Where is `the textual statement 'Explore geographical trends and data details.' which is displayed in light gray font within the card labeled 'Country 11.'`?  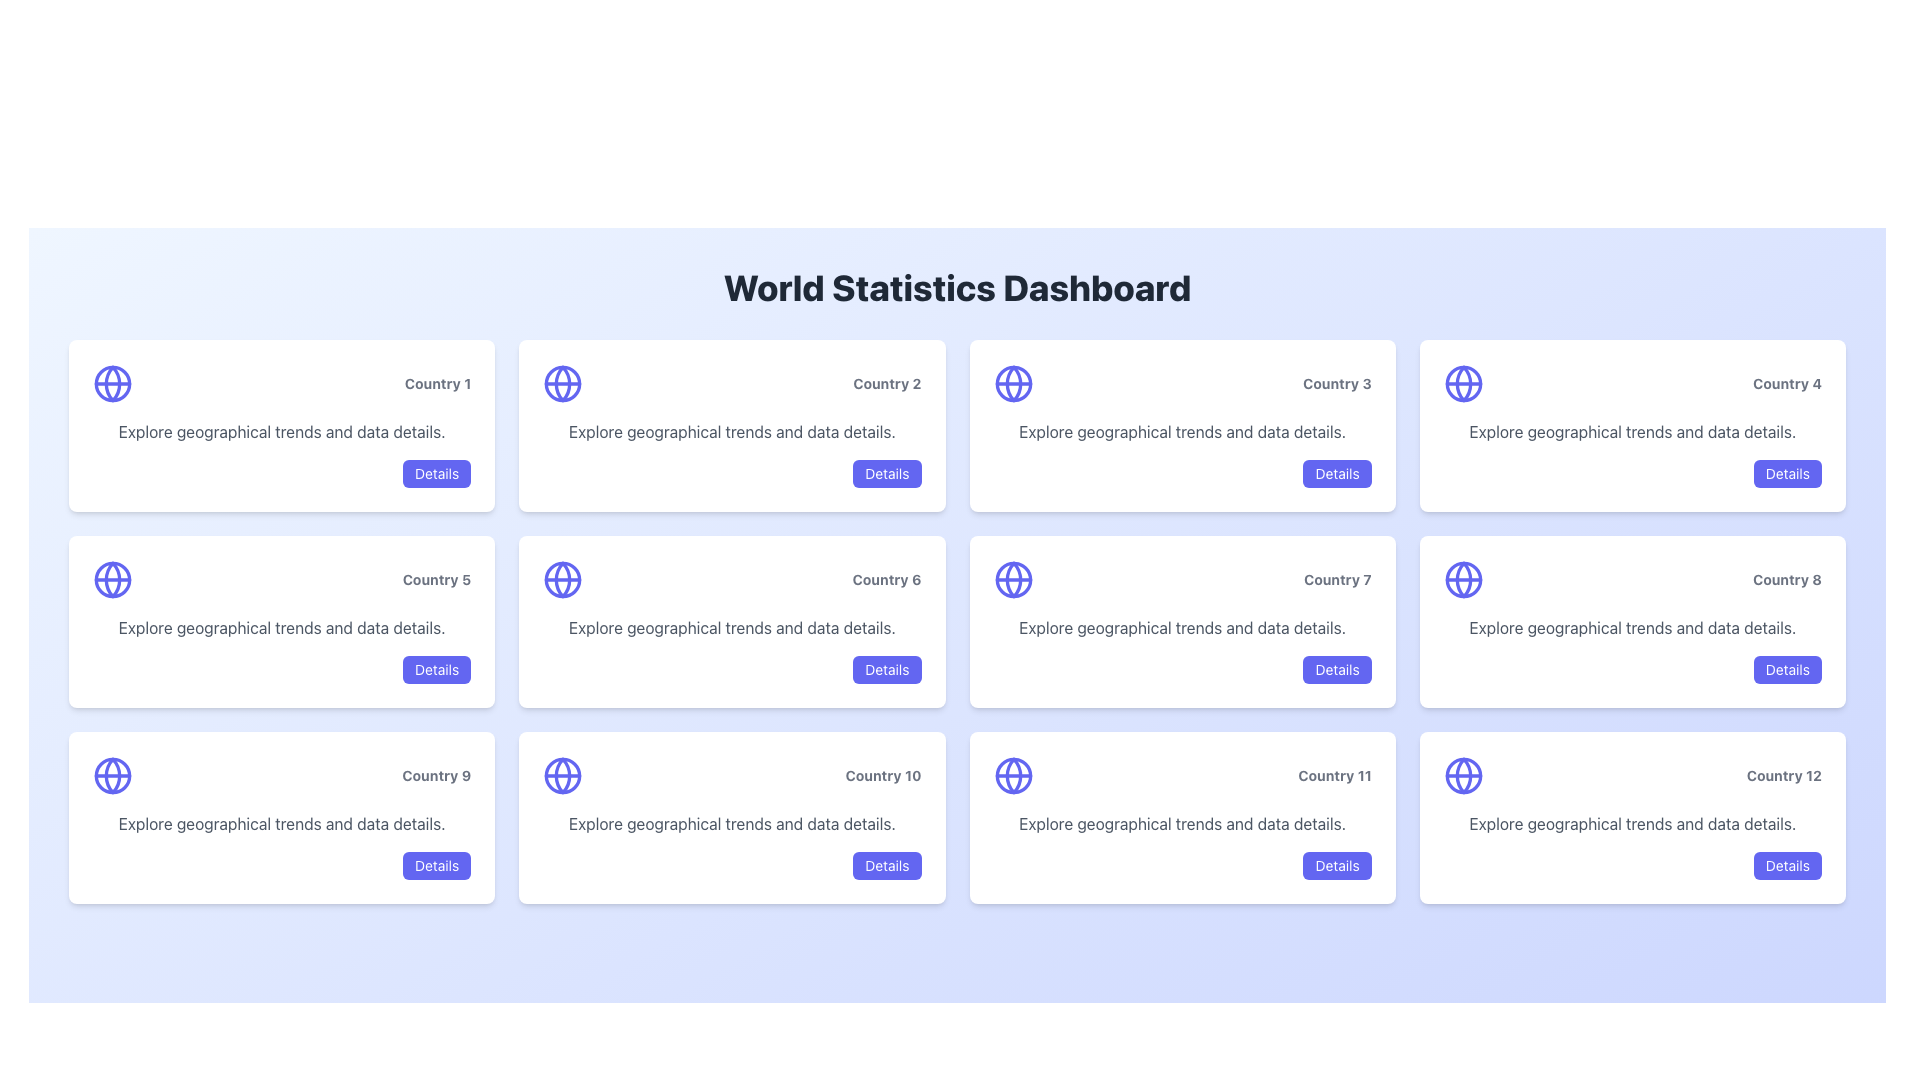
the textual statement 'Explore geographical trends and data details.' which is displayed in light gray font within the card labeled 'Country 11.' is located at coordinates (1182, 824).